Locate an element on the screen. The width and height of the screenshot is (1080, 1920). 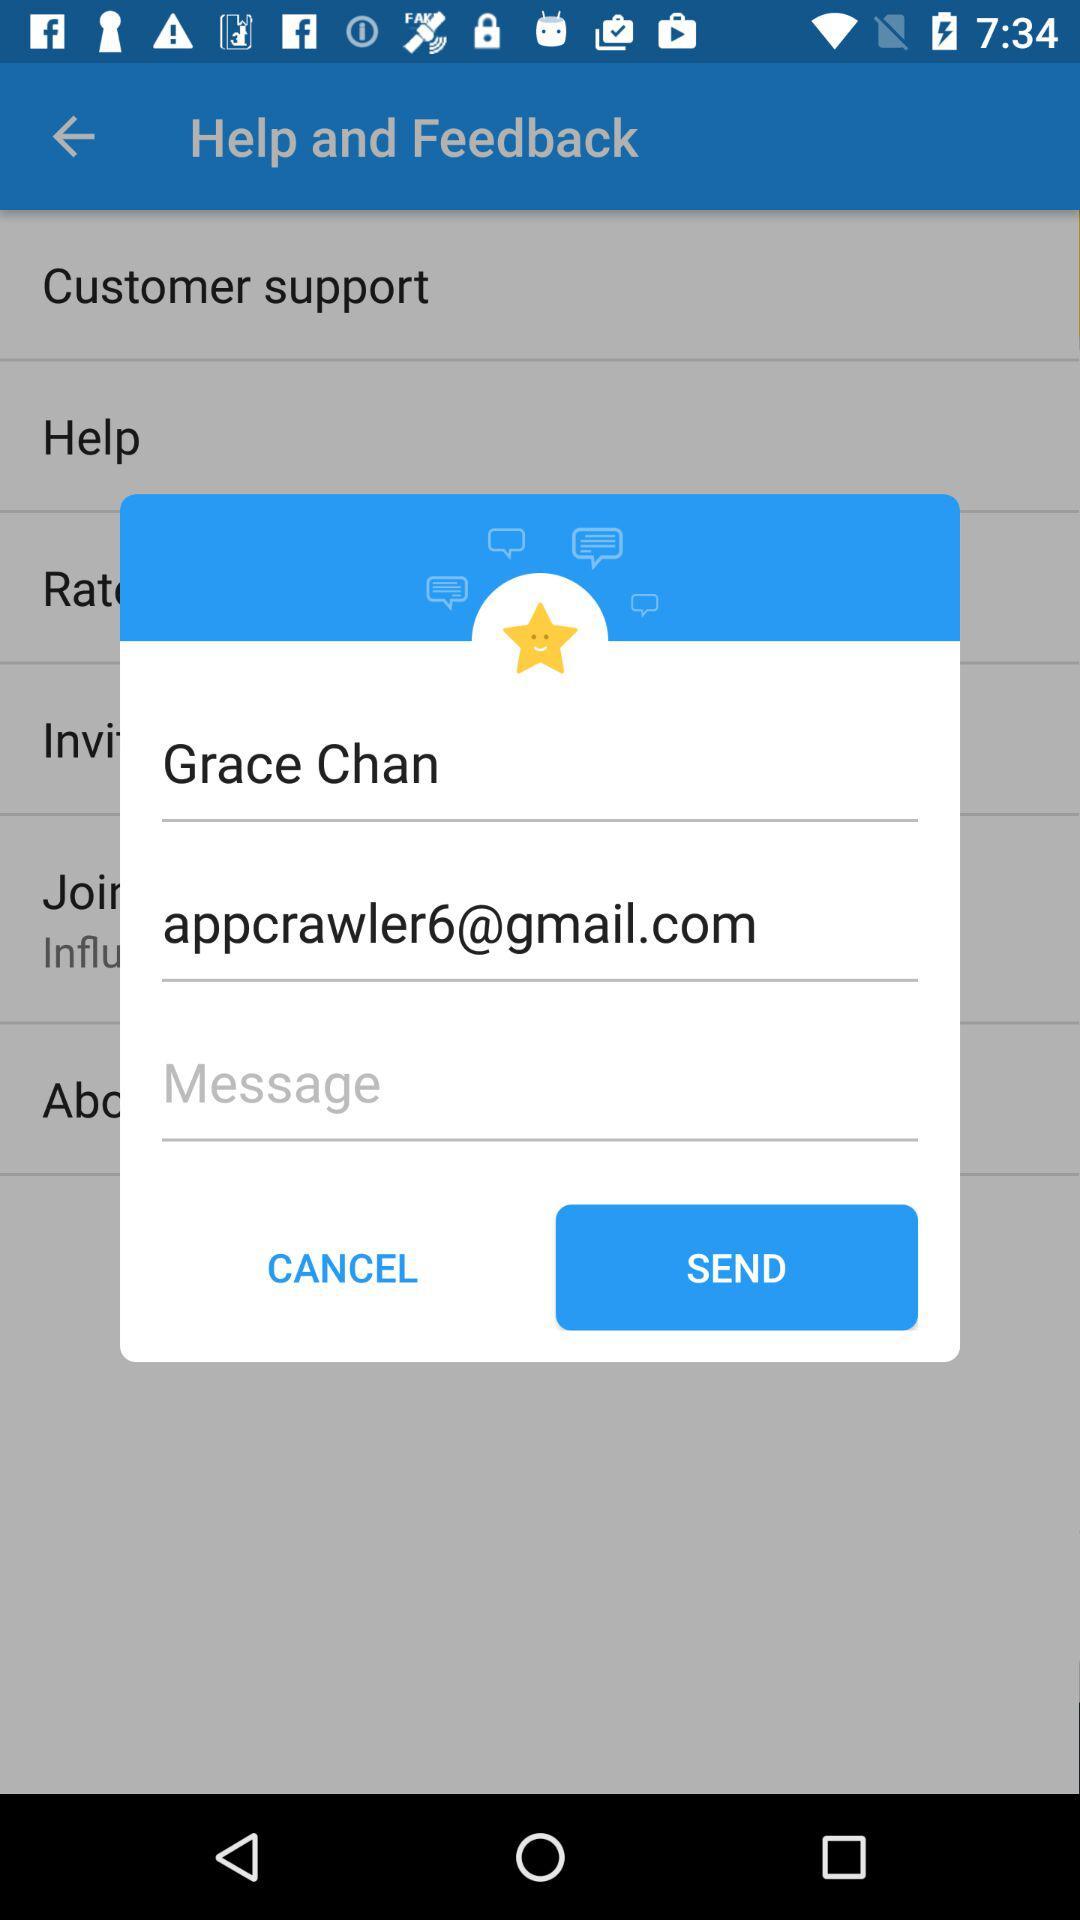
the item on the left is located at coordinates (342, 1266).